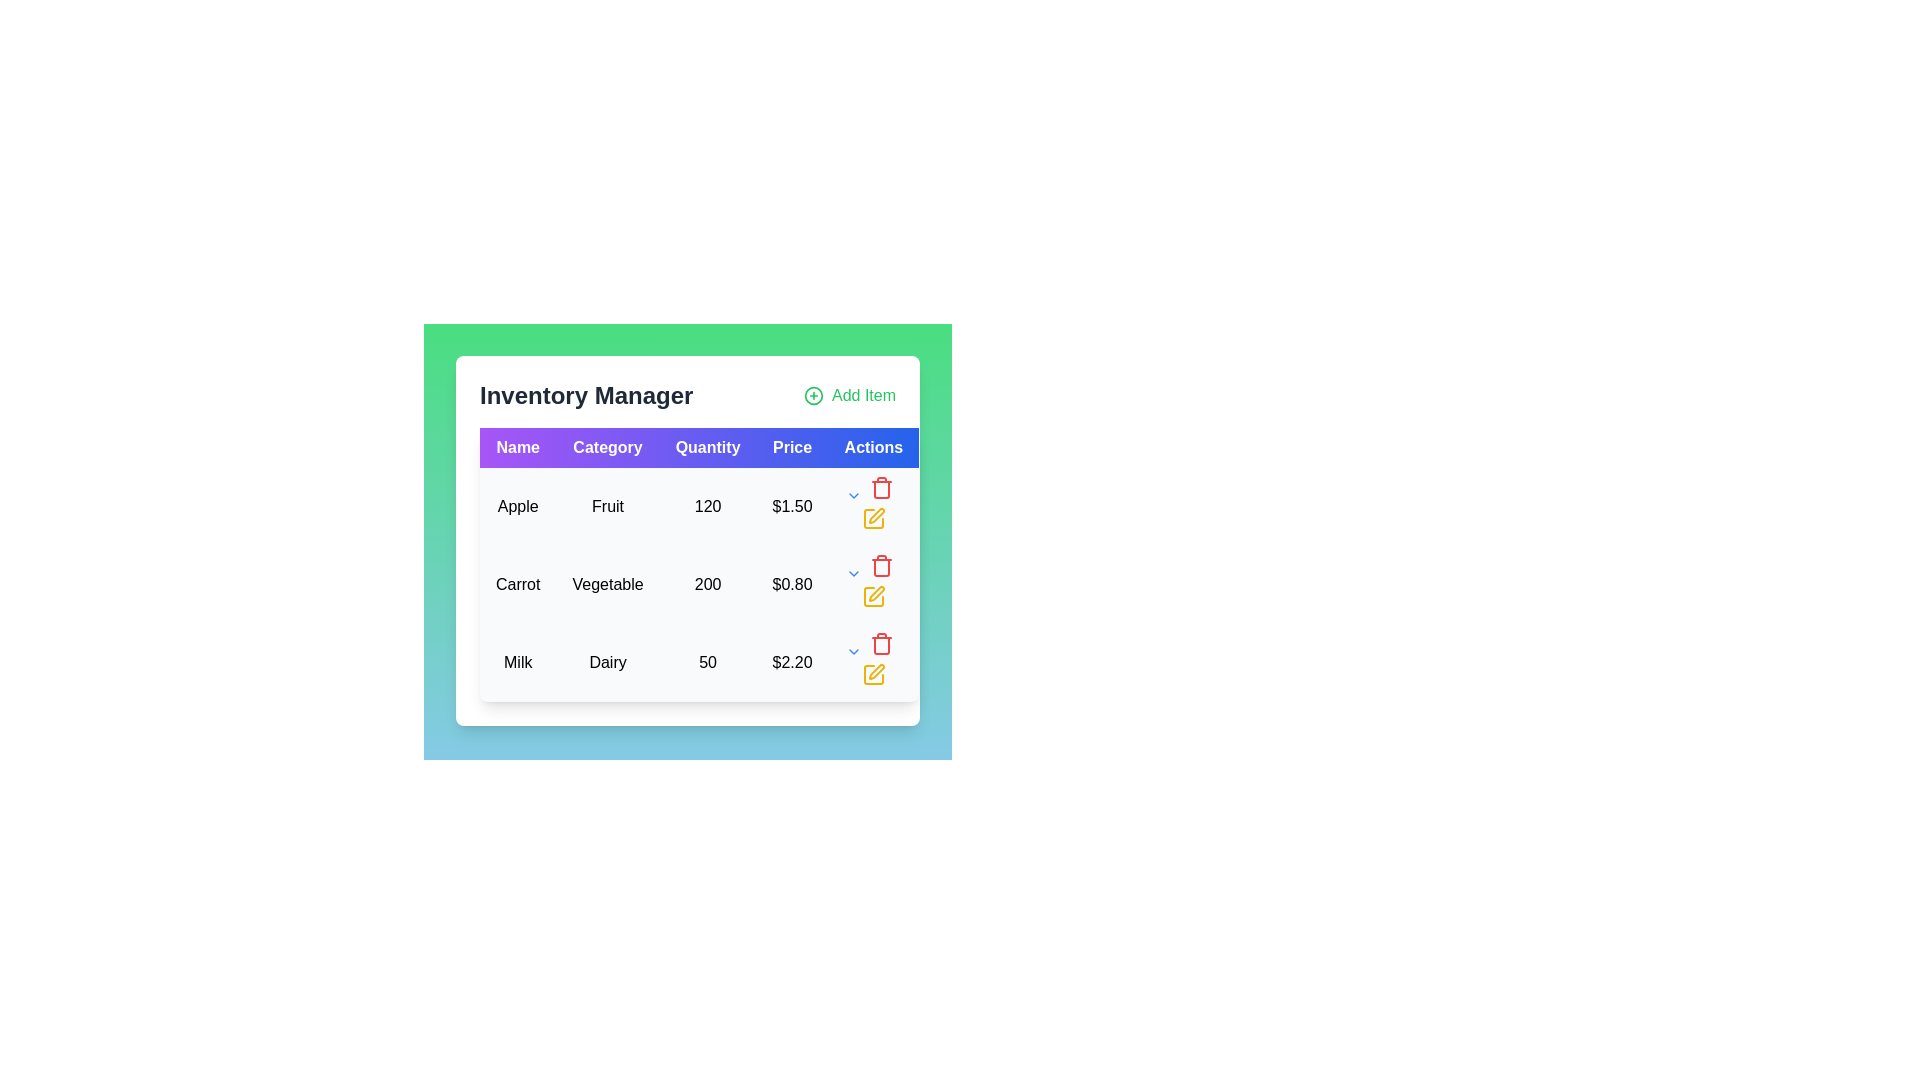 The width and height of the screenshot is (1920, 1080). I want to click on the edit icon button located in the 'Actions' column of the last row corresponding to the 'Milk' item, so click(873, 675).